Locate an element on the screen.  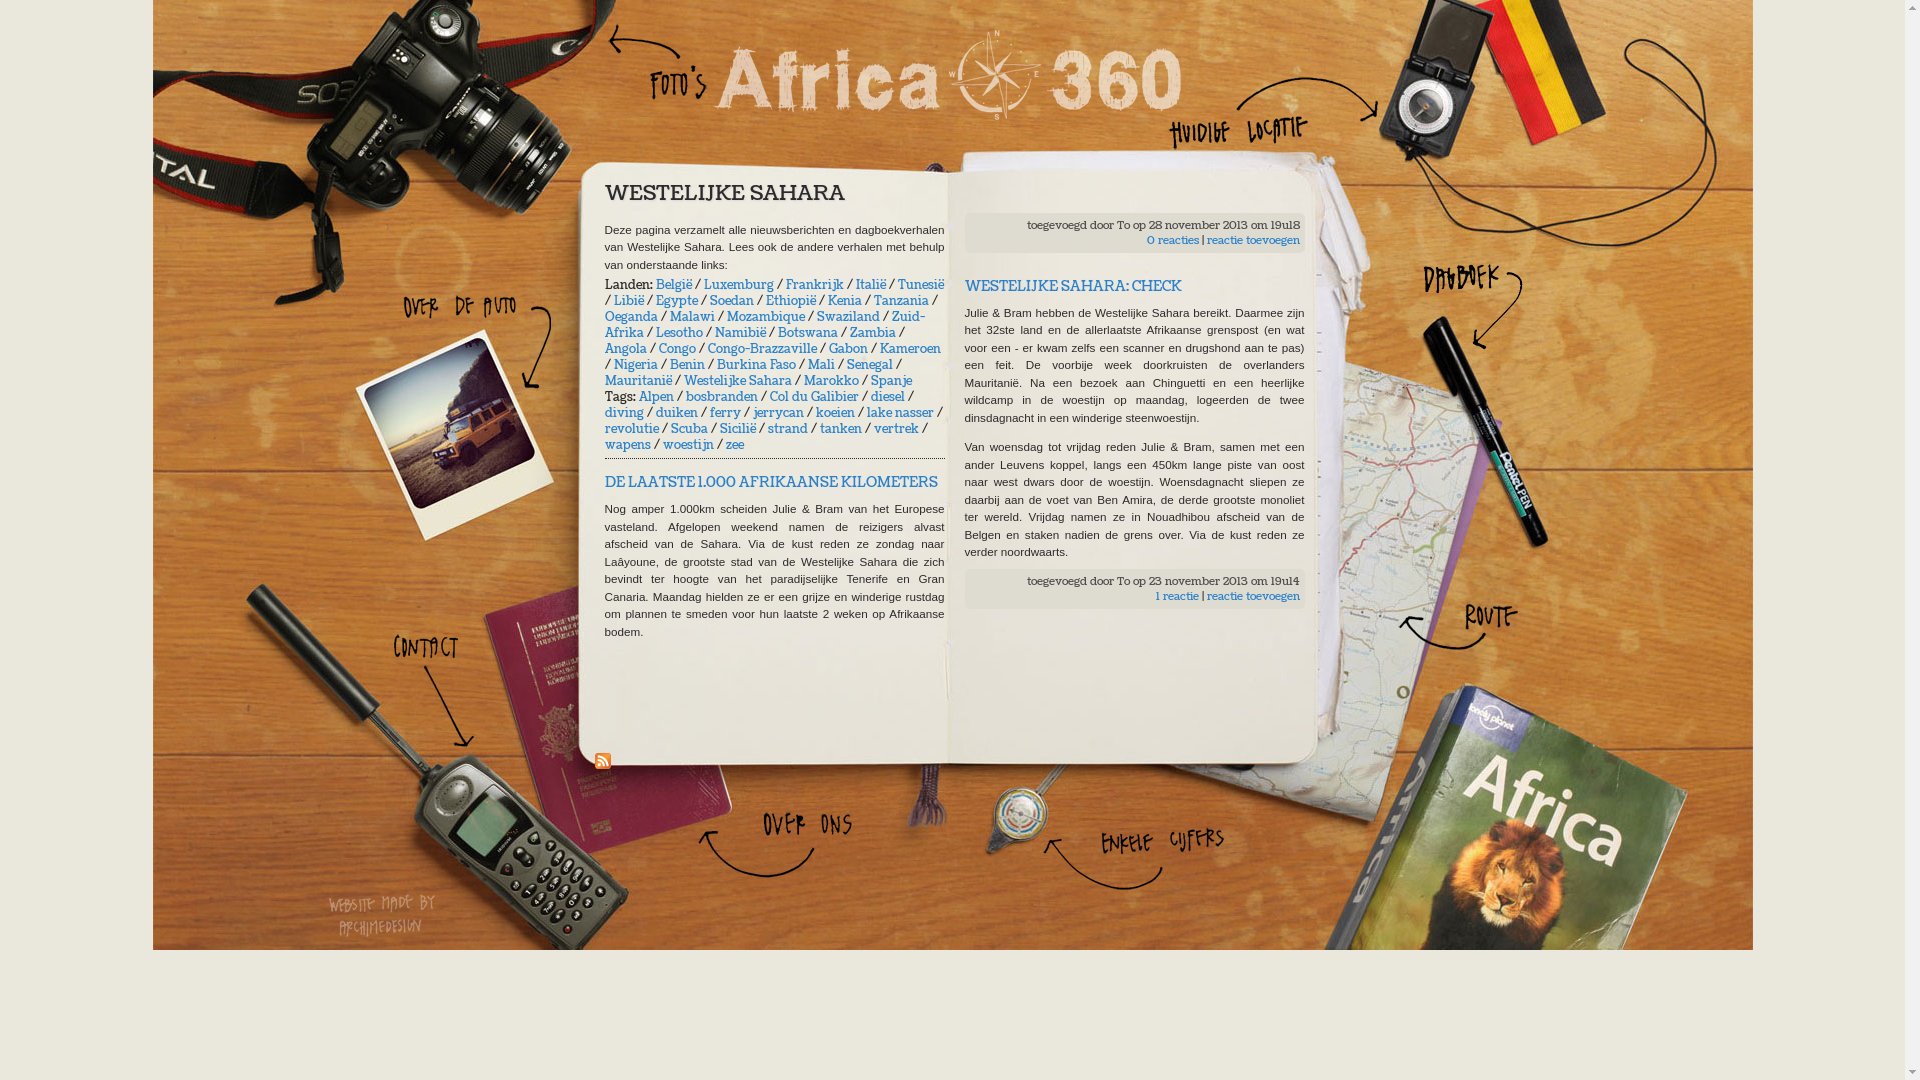
'wapens' is located at coordinates (626, 443).